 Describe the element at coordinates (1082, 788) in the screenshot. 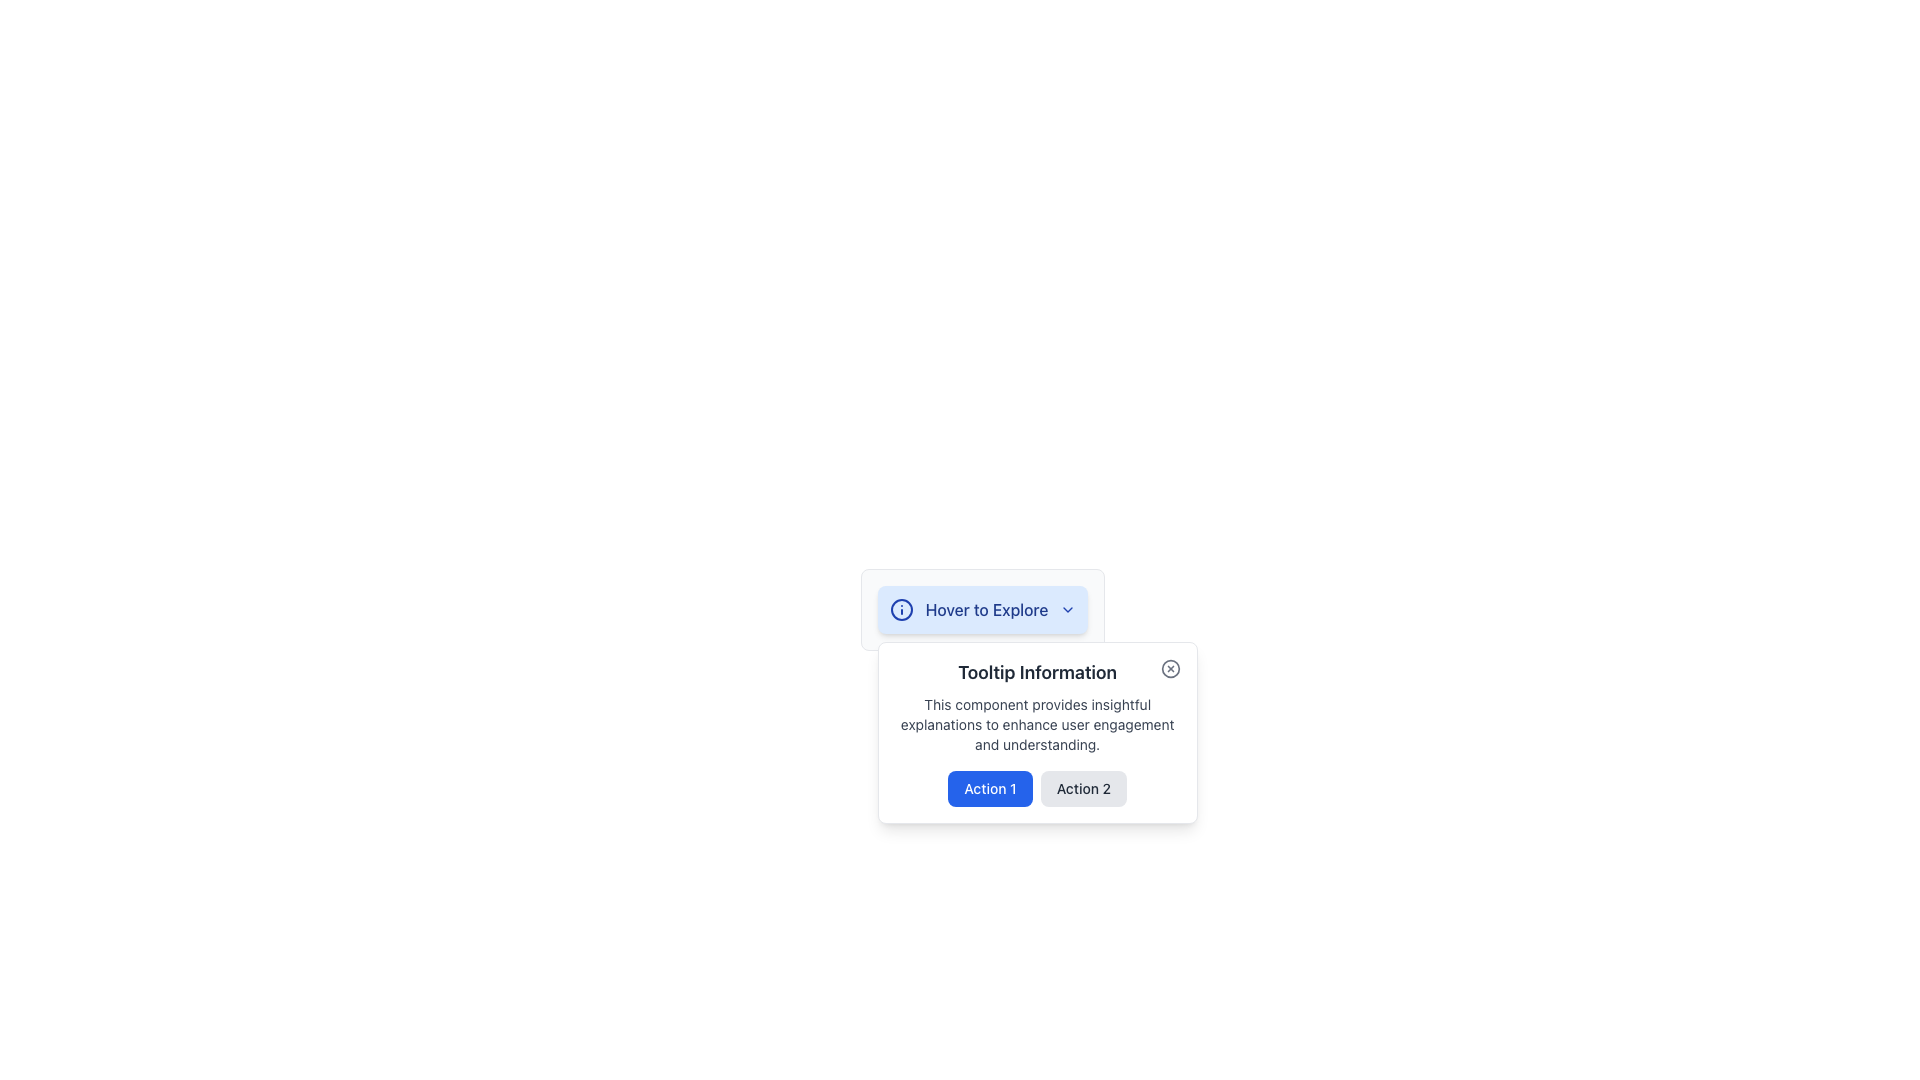

I see `the 'Action 2' button to observe its hover effect, which is the second button in a horizontal array of buttons below the 'Tooltip Information' heading` at that location.